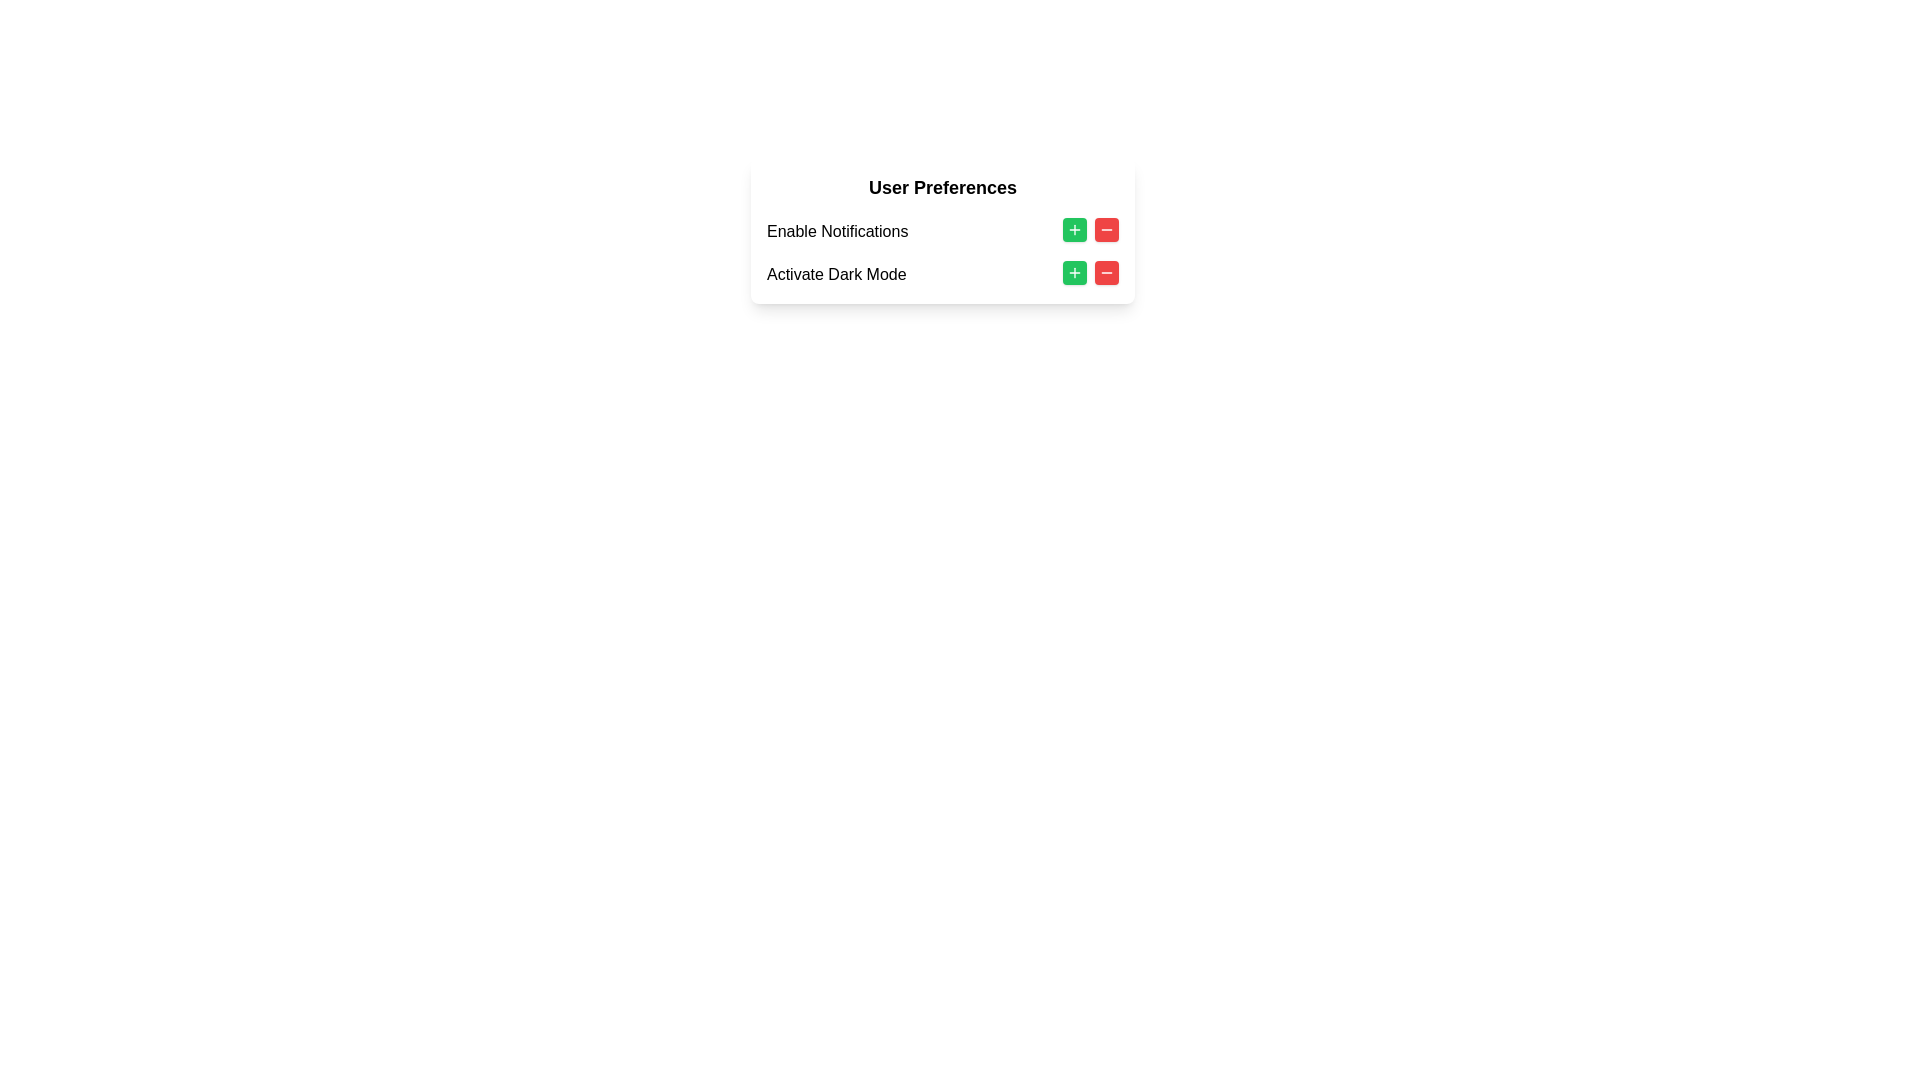 The width and height of the screenshot is (1920, 1080). I want to click on the bold, large-sized text label reading 'User Preferences' at the top of the white card with rounded corners and shadow, so click(941, 188).